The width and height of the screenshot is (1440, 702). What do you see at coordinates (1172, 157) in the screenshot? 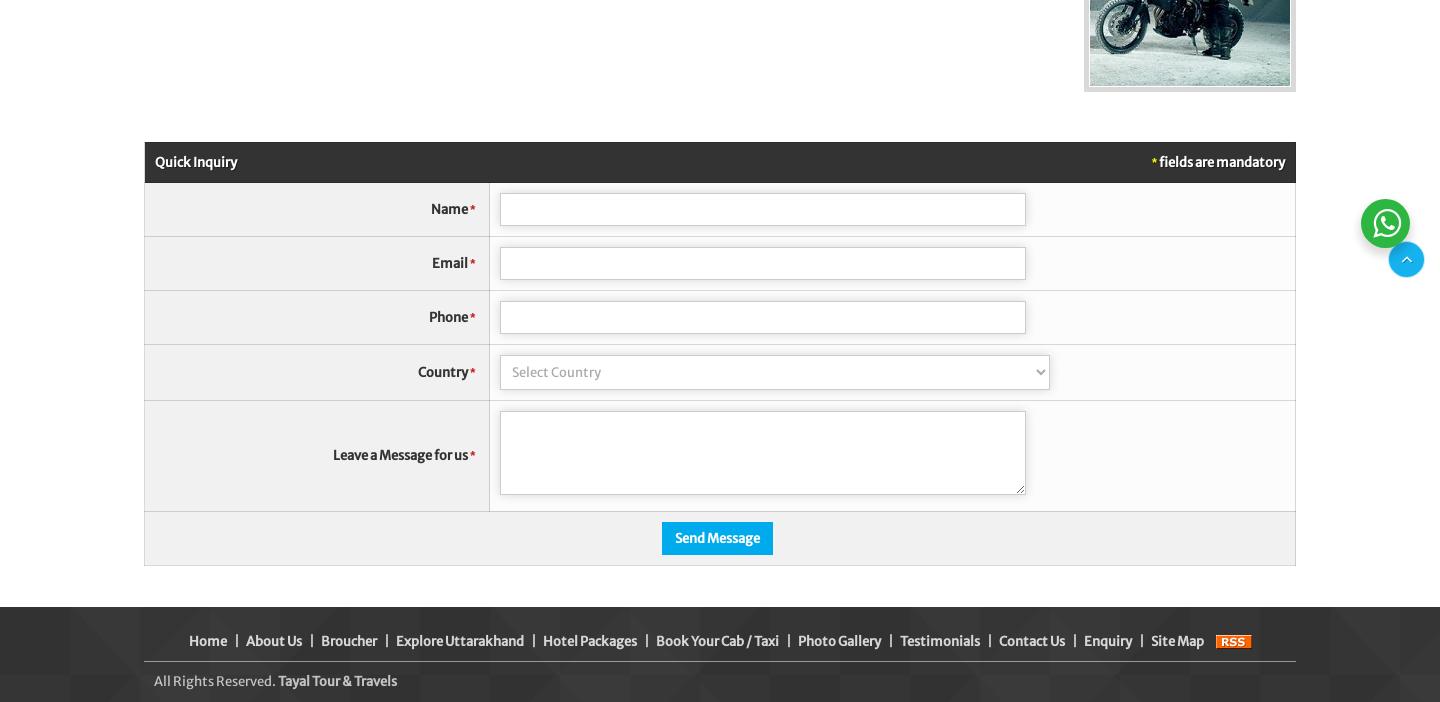
I see `'Our experts will reply you very soon.'` at bounding box center [1172, 157].